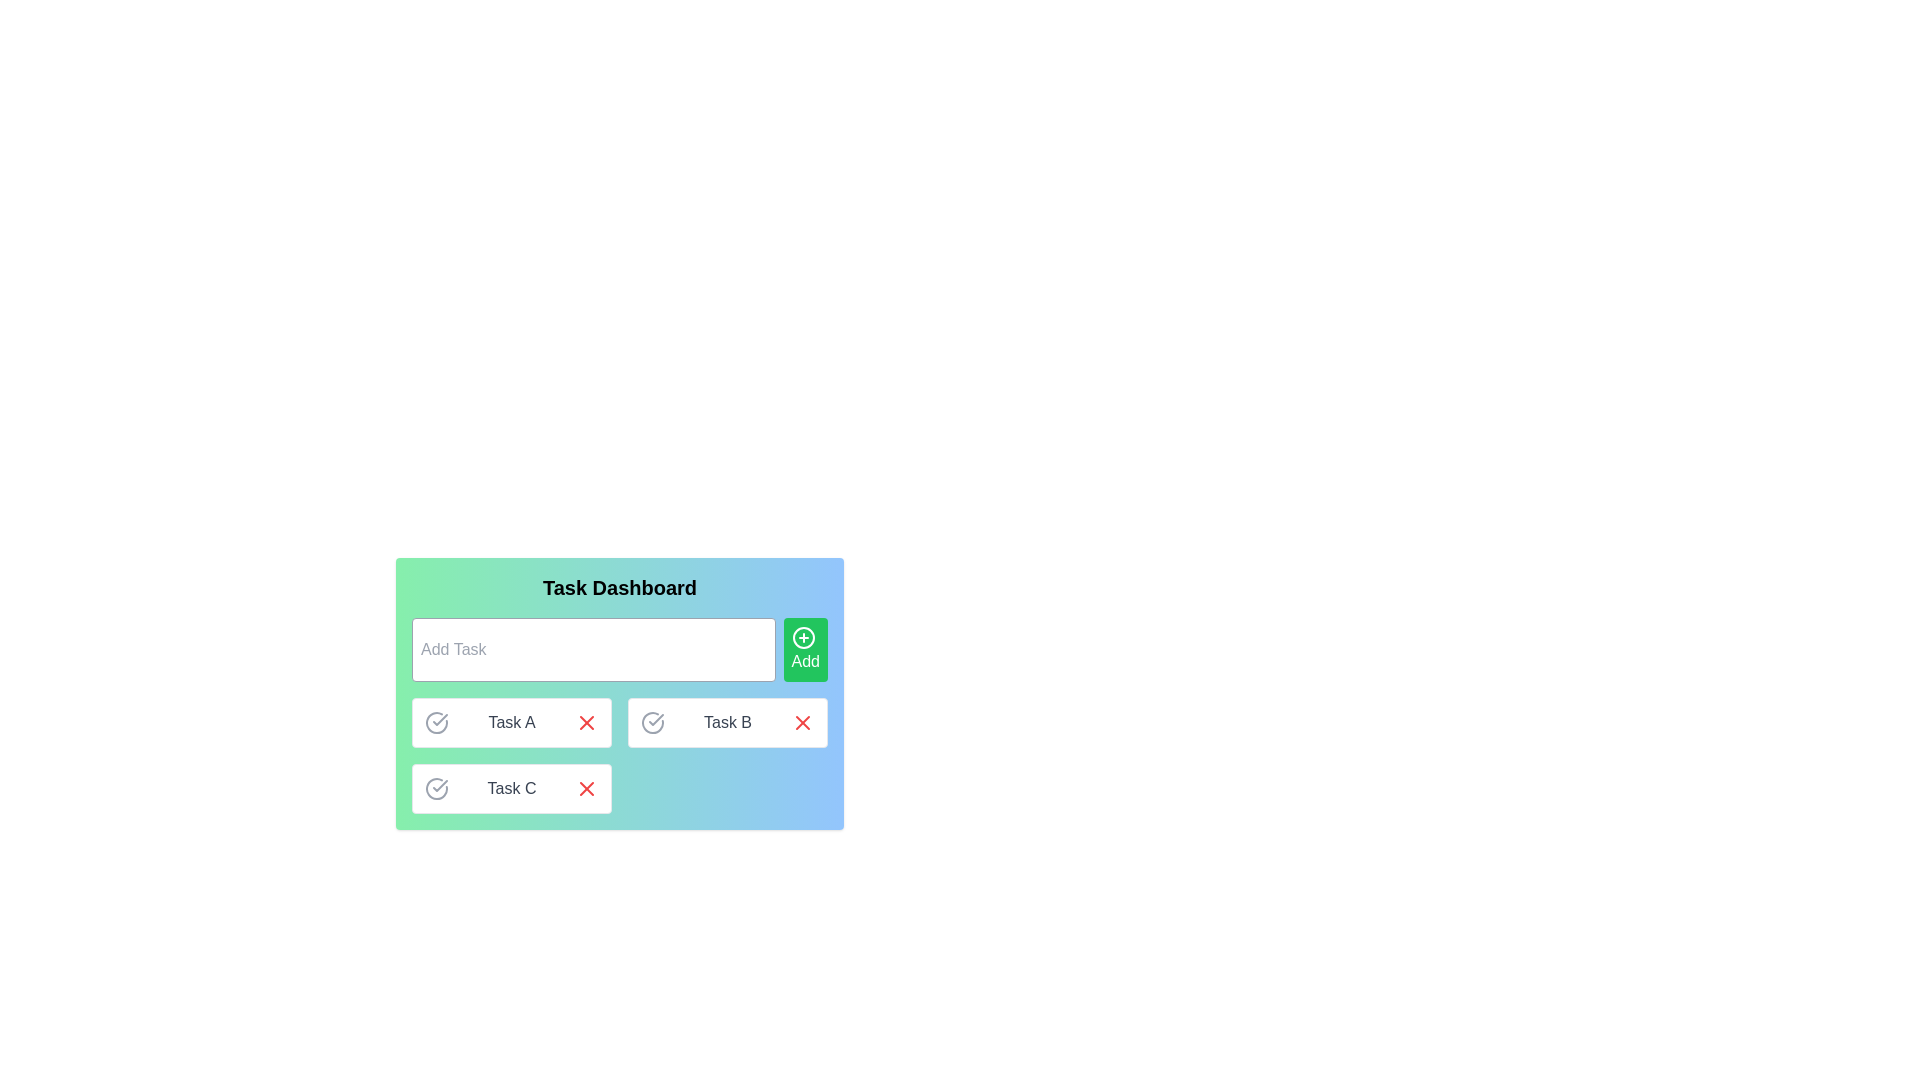 The image size is (1920, 1080). What do you see at coordinates (585, 788) in the screenshot?
I see `the 'X' icon graphic used for deletion` at bounding box center [585, 788].